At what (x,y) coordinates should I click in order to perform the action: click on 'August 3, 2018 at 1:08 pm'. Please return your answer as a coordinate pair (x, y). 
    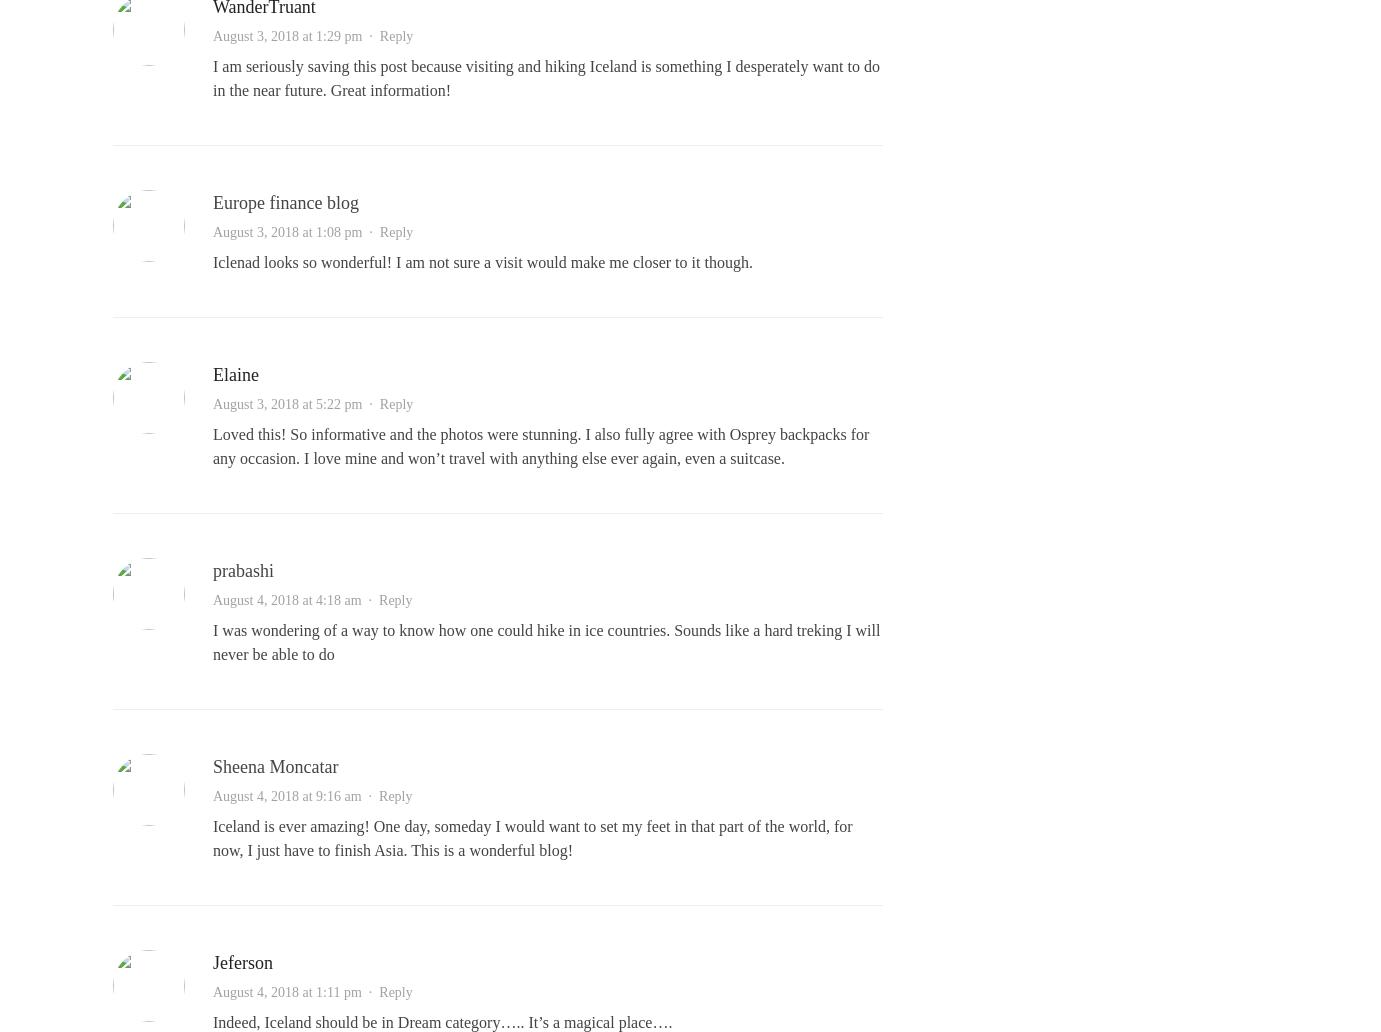
    Looking at the image, I should click on (287, 231).